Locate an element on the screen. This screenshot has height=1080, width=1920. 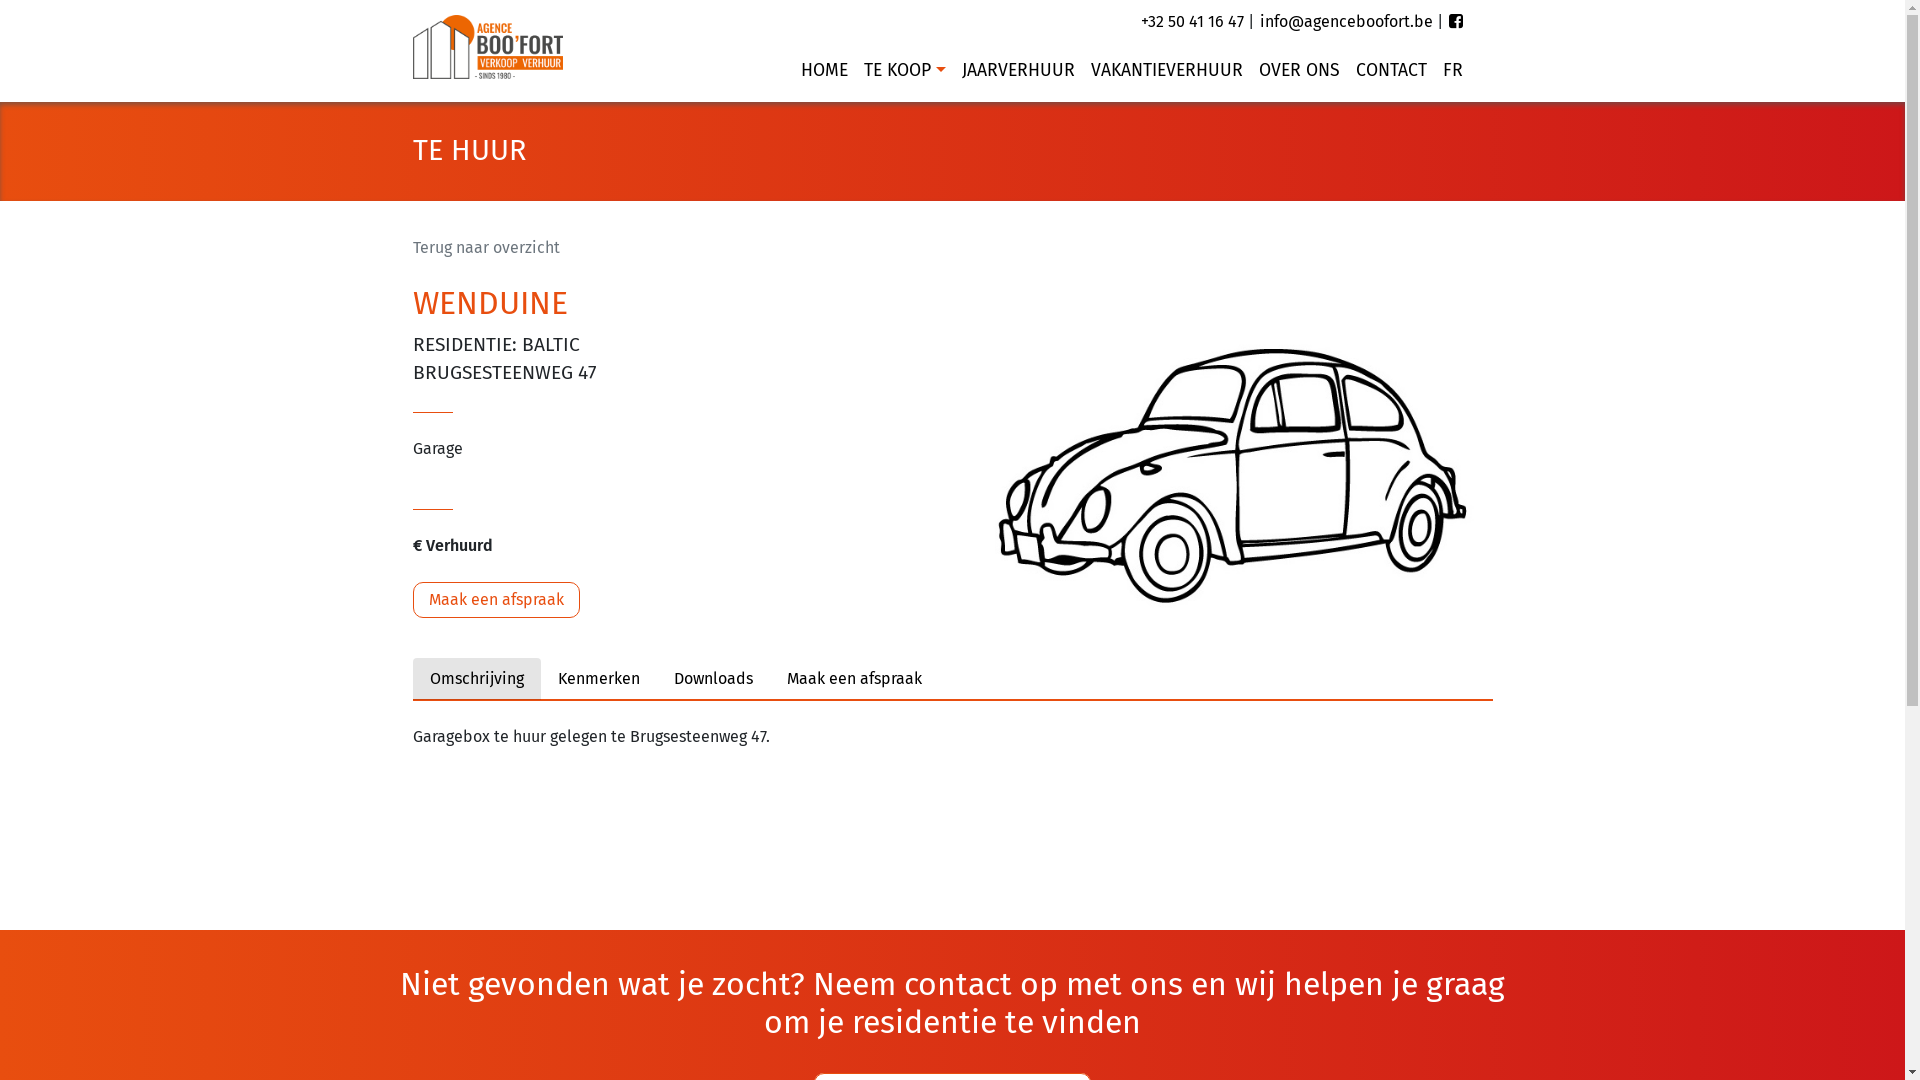
'FR' is located at coordinates (1433, 69).